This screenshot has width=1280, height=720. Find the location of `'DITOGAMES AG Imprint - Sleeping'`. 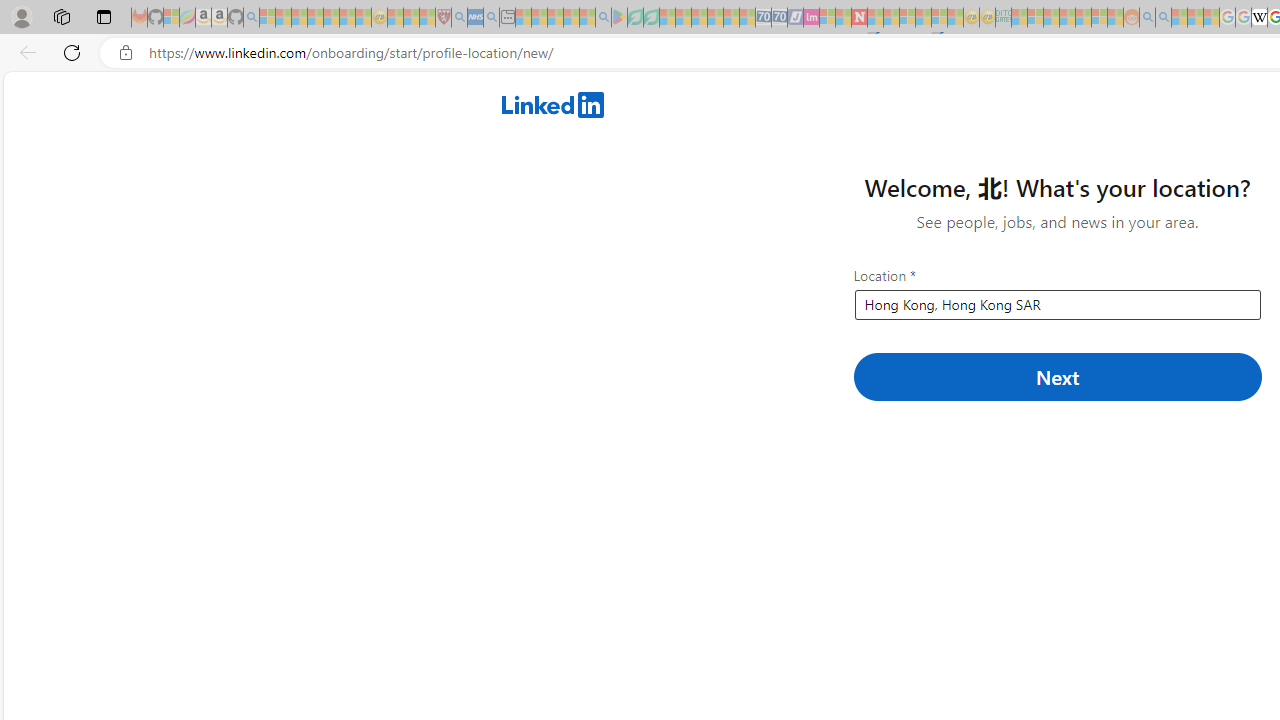

'DITOGAMES AG Imprint - Sleeping' is located at coordinates (1003, 17).